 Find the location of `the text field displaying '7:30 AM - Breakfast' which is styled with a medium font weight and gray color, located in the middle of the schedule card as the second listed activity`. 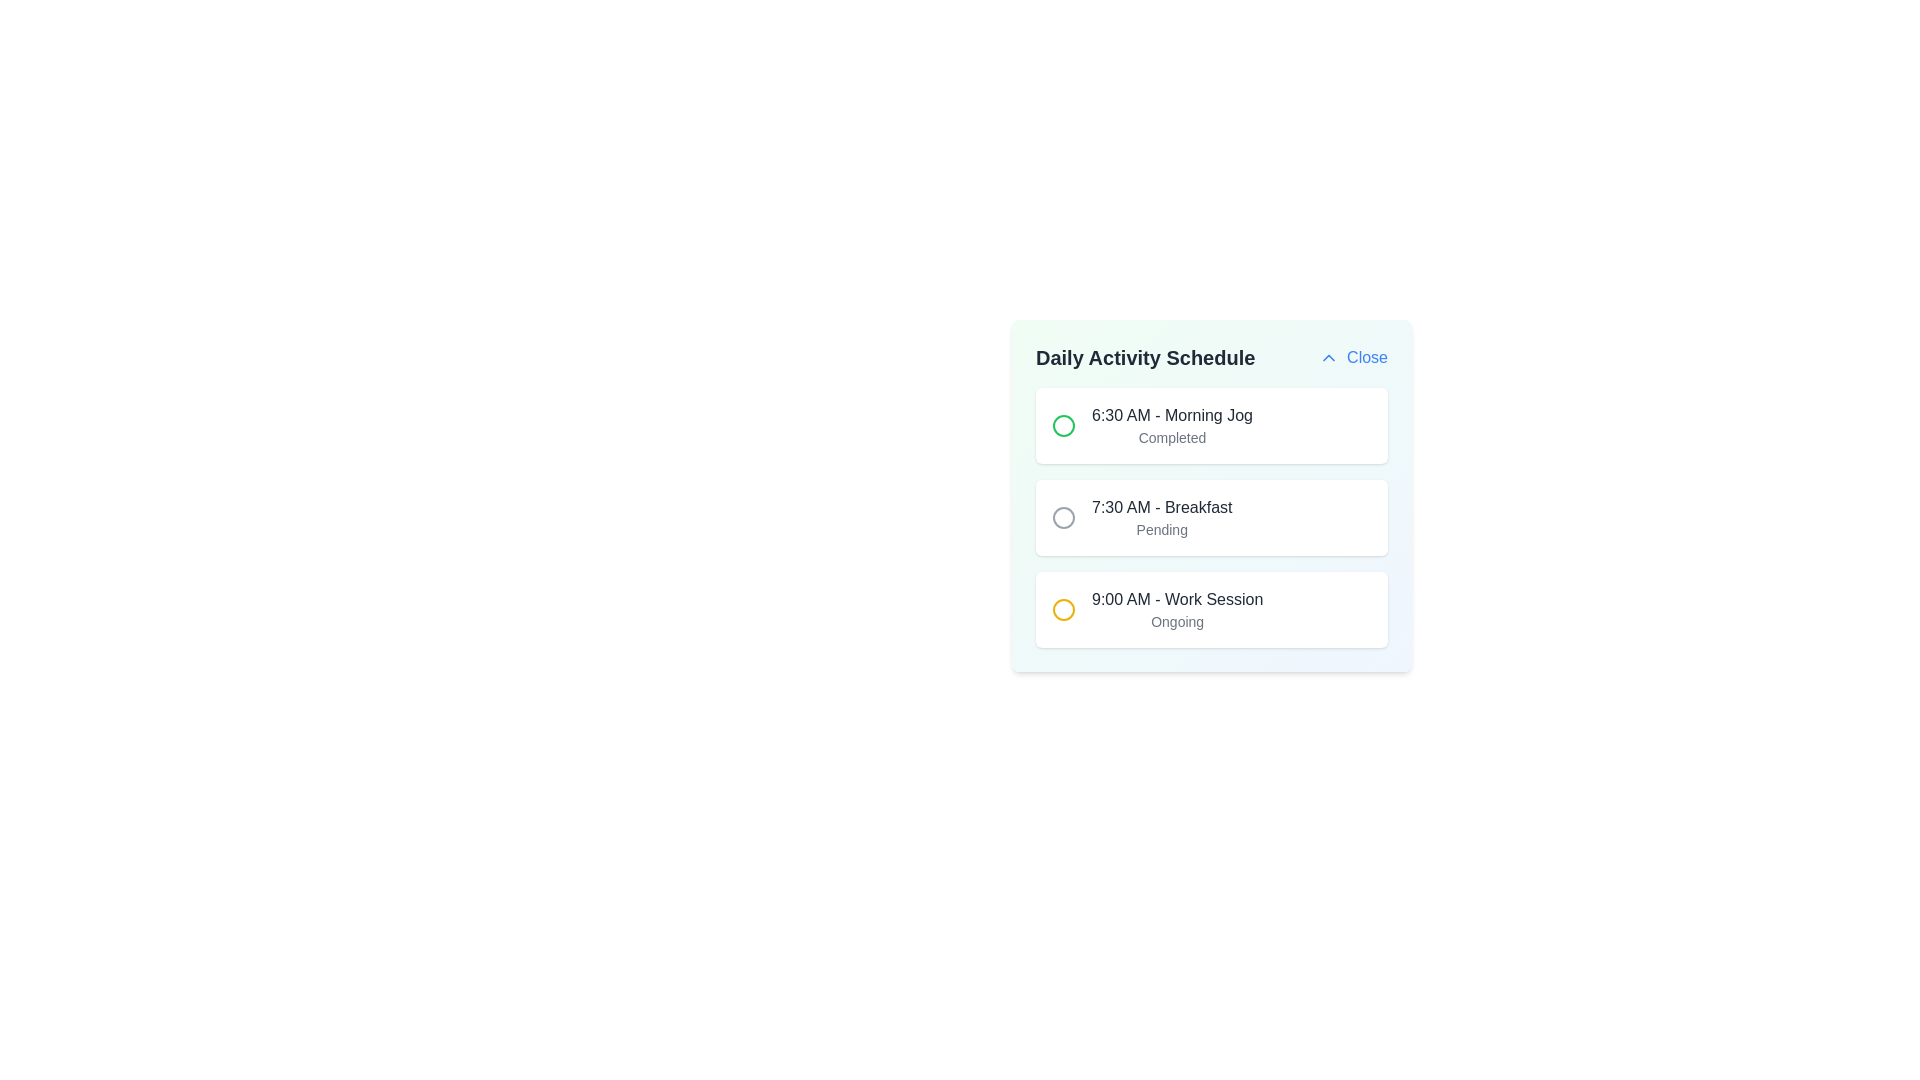

the text field displaying '7:30 AM - Breakfast' which is styled with a medium font weight and gray color, located in the middle of the schedule card as the second listed activity is located at coordinates (1162, 507).